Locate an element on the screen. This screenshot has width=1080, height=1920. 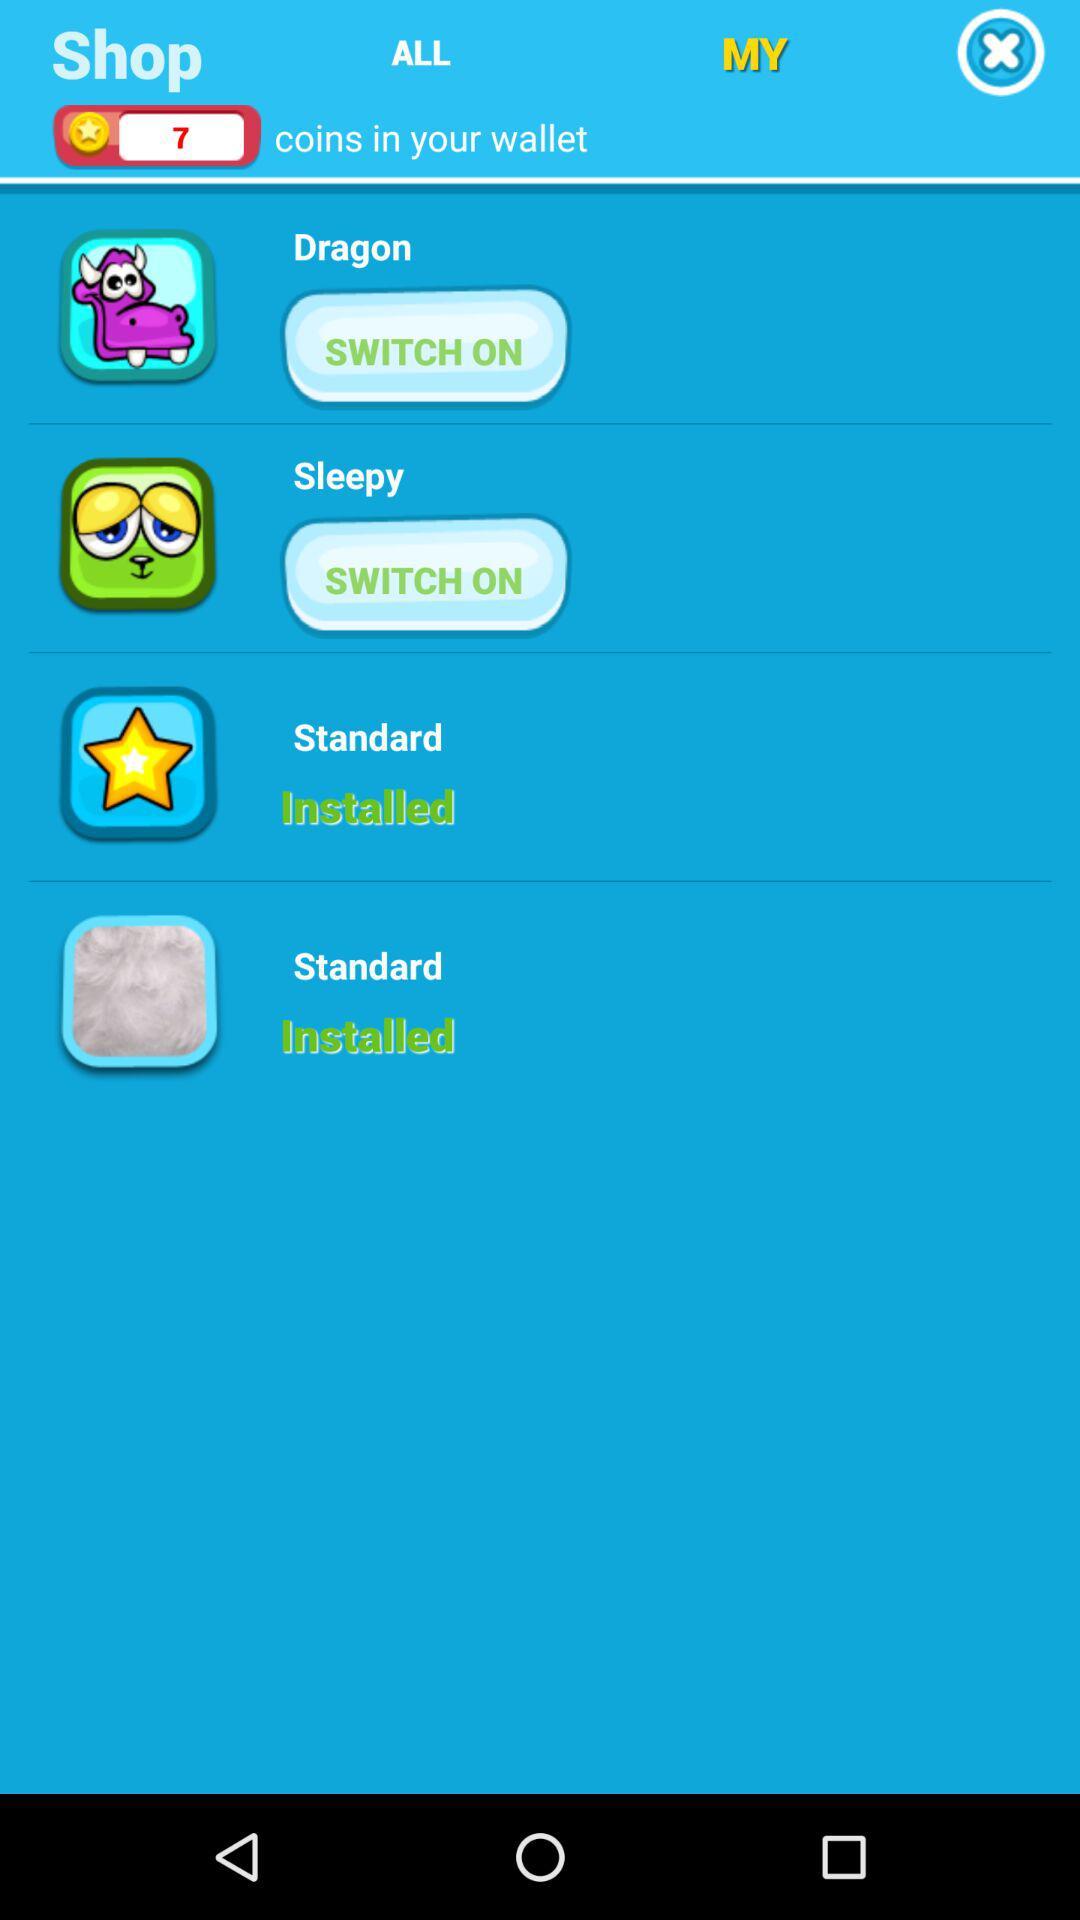
app below the coins in your is located at coordinates (351, 244).